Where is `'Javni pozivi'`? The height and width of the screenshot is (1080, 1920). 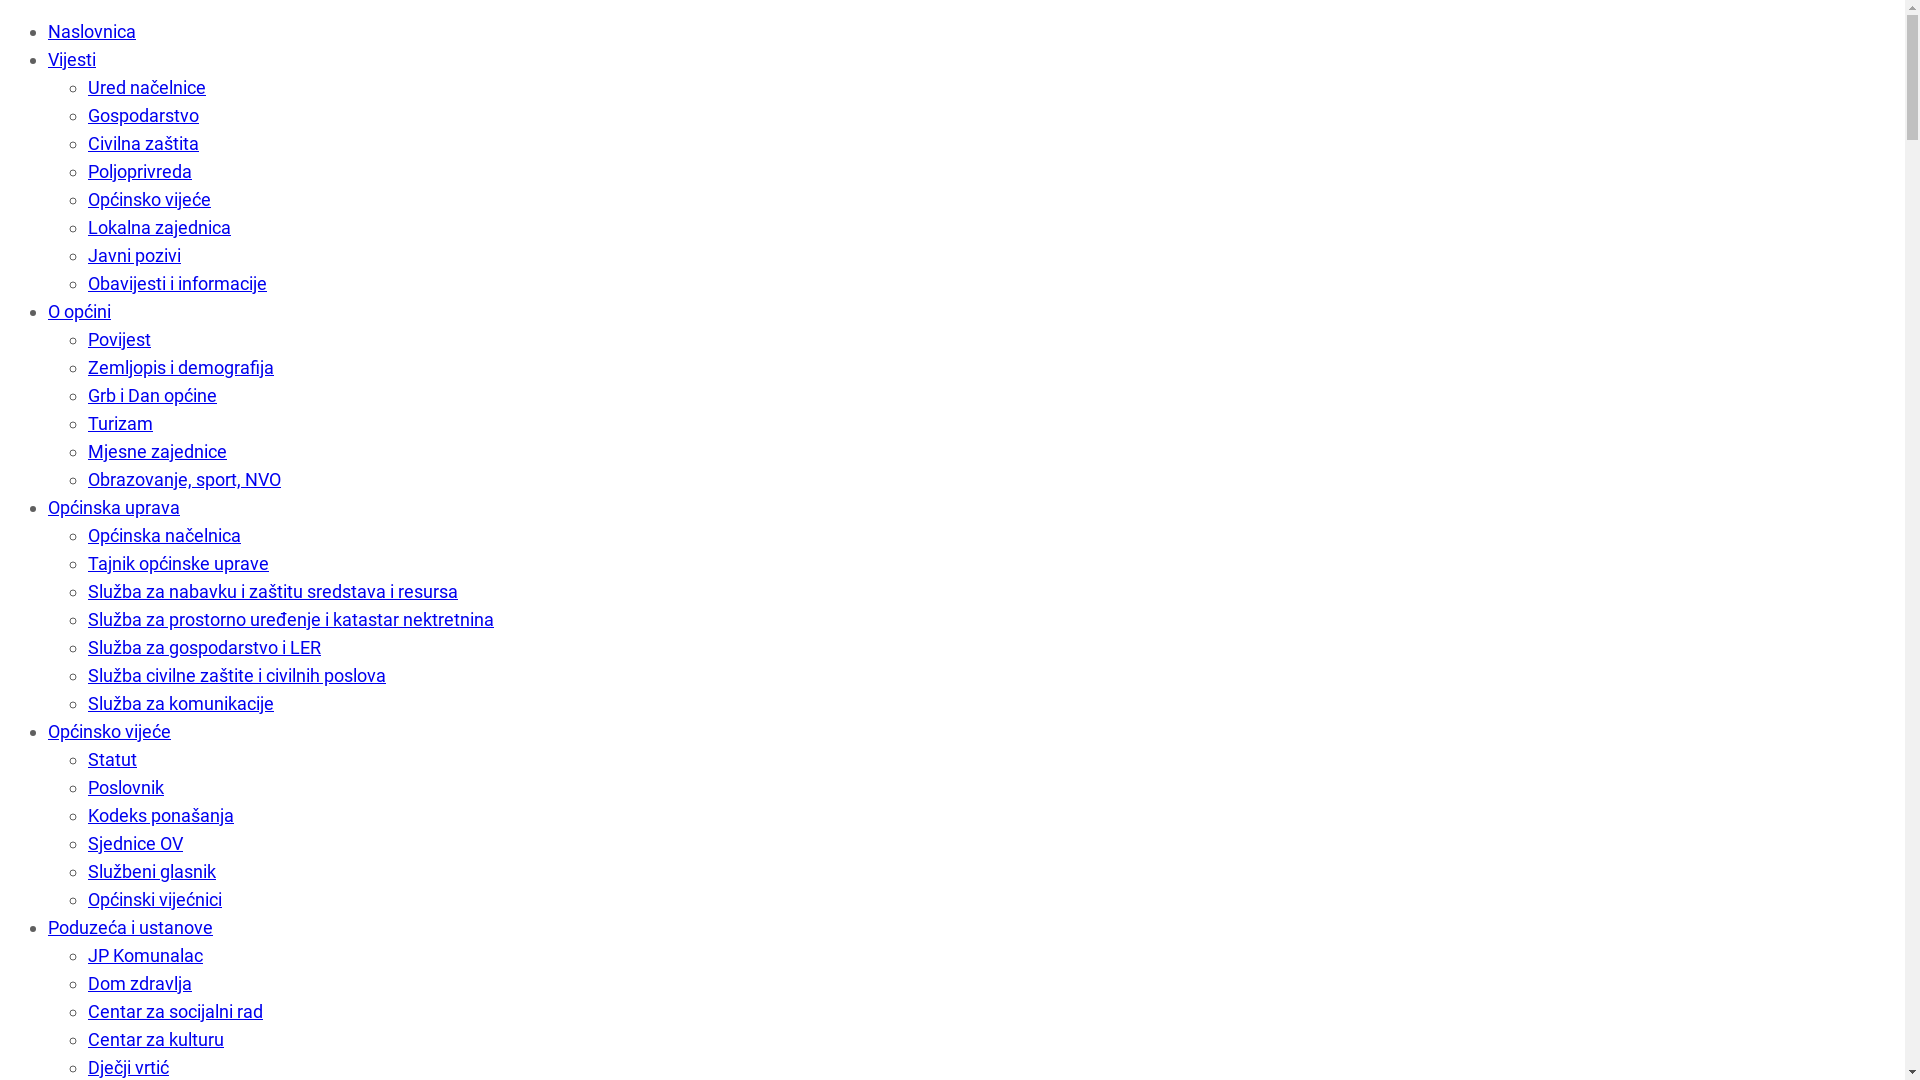 'Javni pozivi' is located at coordinates (133, 254).